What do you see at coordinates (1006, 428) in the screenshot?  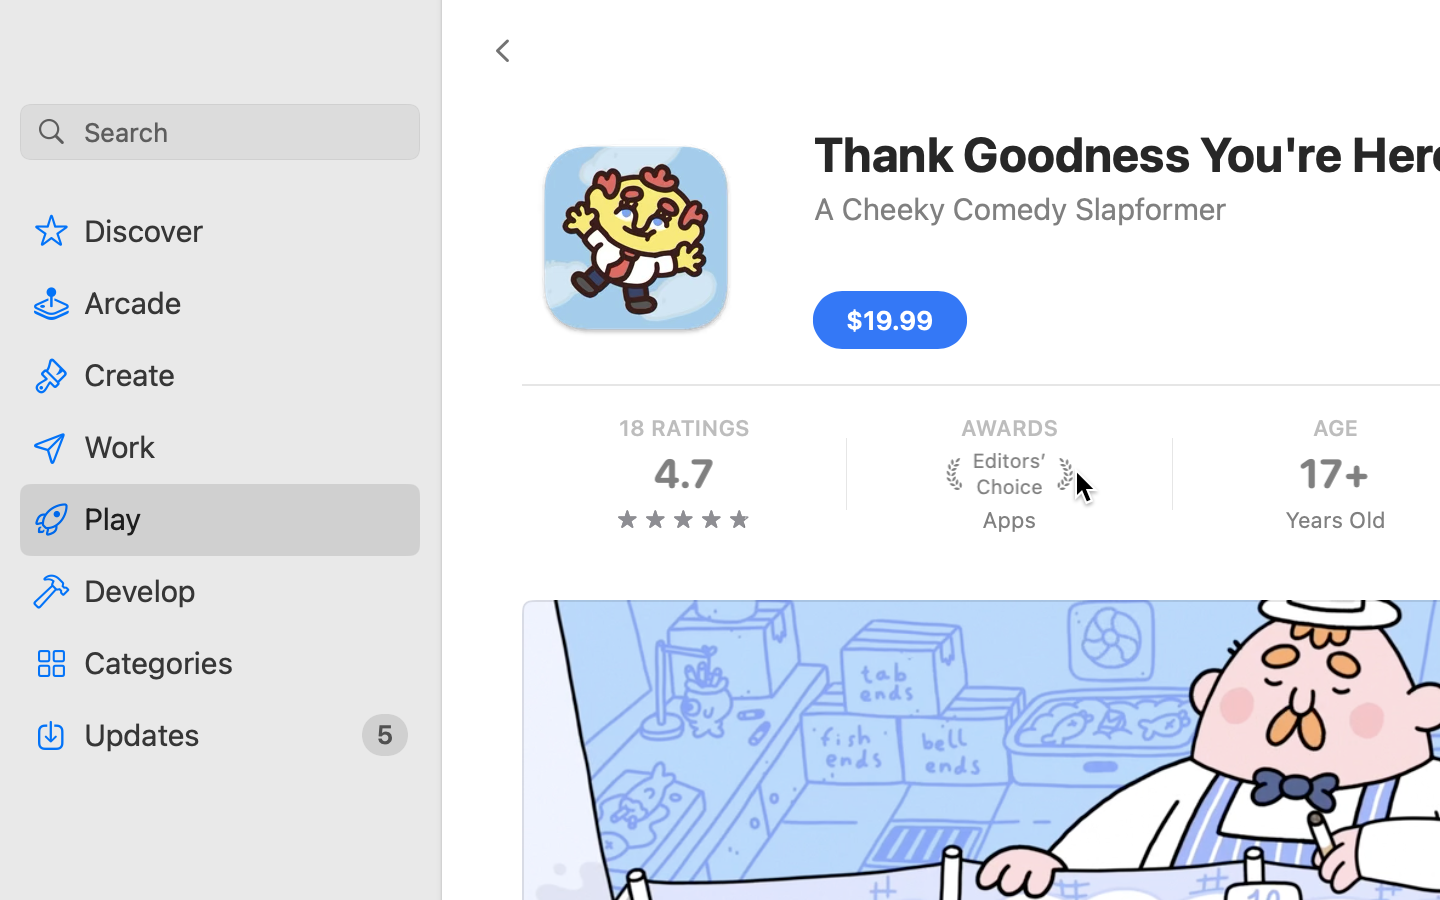 I see `'AWARDS'` at bounding box center [1006, 428].